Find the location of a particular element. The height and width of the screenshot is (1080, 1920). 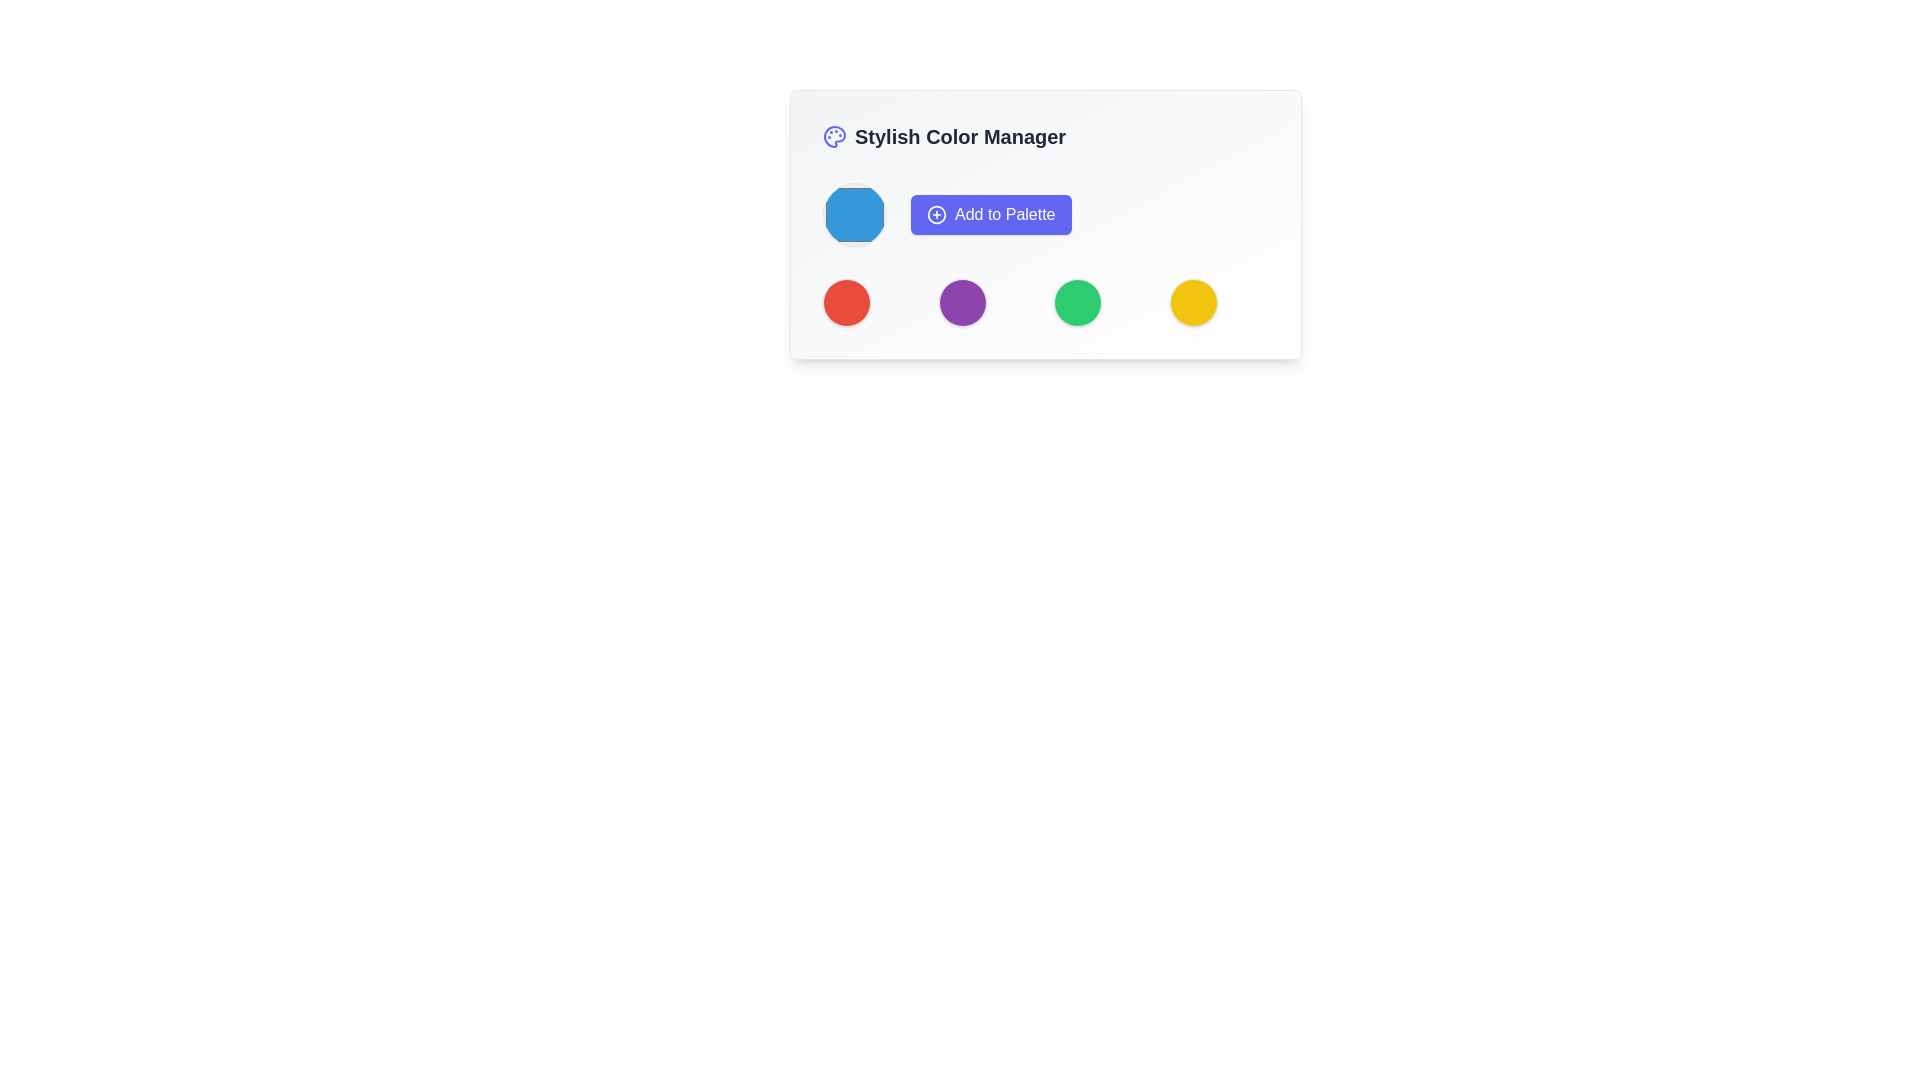

on the fourth circular decorative or selector button in the grid layout under the 'Stylish Color Manager' section is located at coordinates (1193, 303).